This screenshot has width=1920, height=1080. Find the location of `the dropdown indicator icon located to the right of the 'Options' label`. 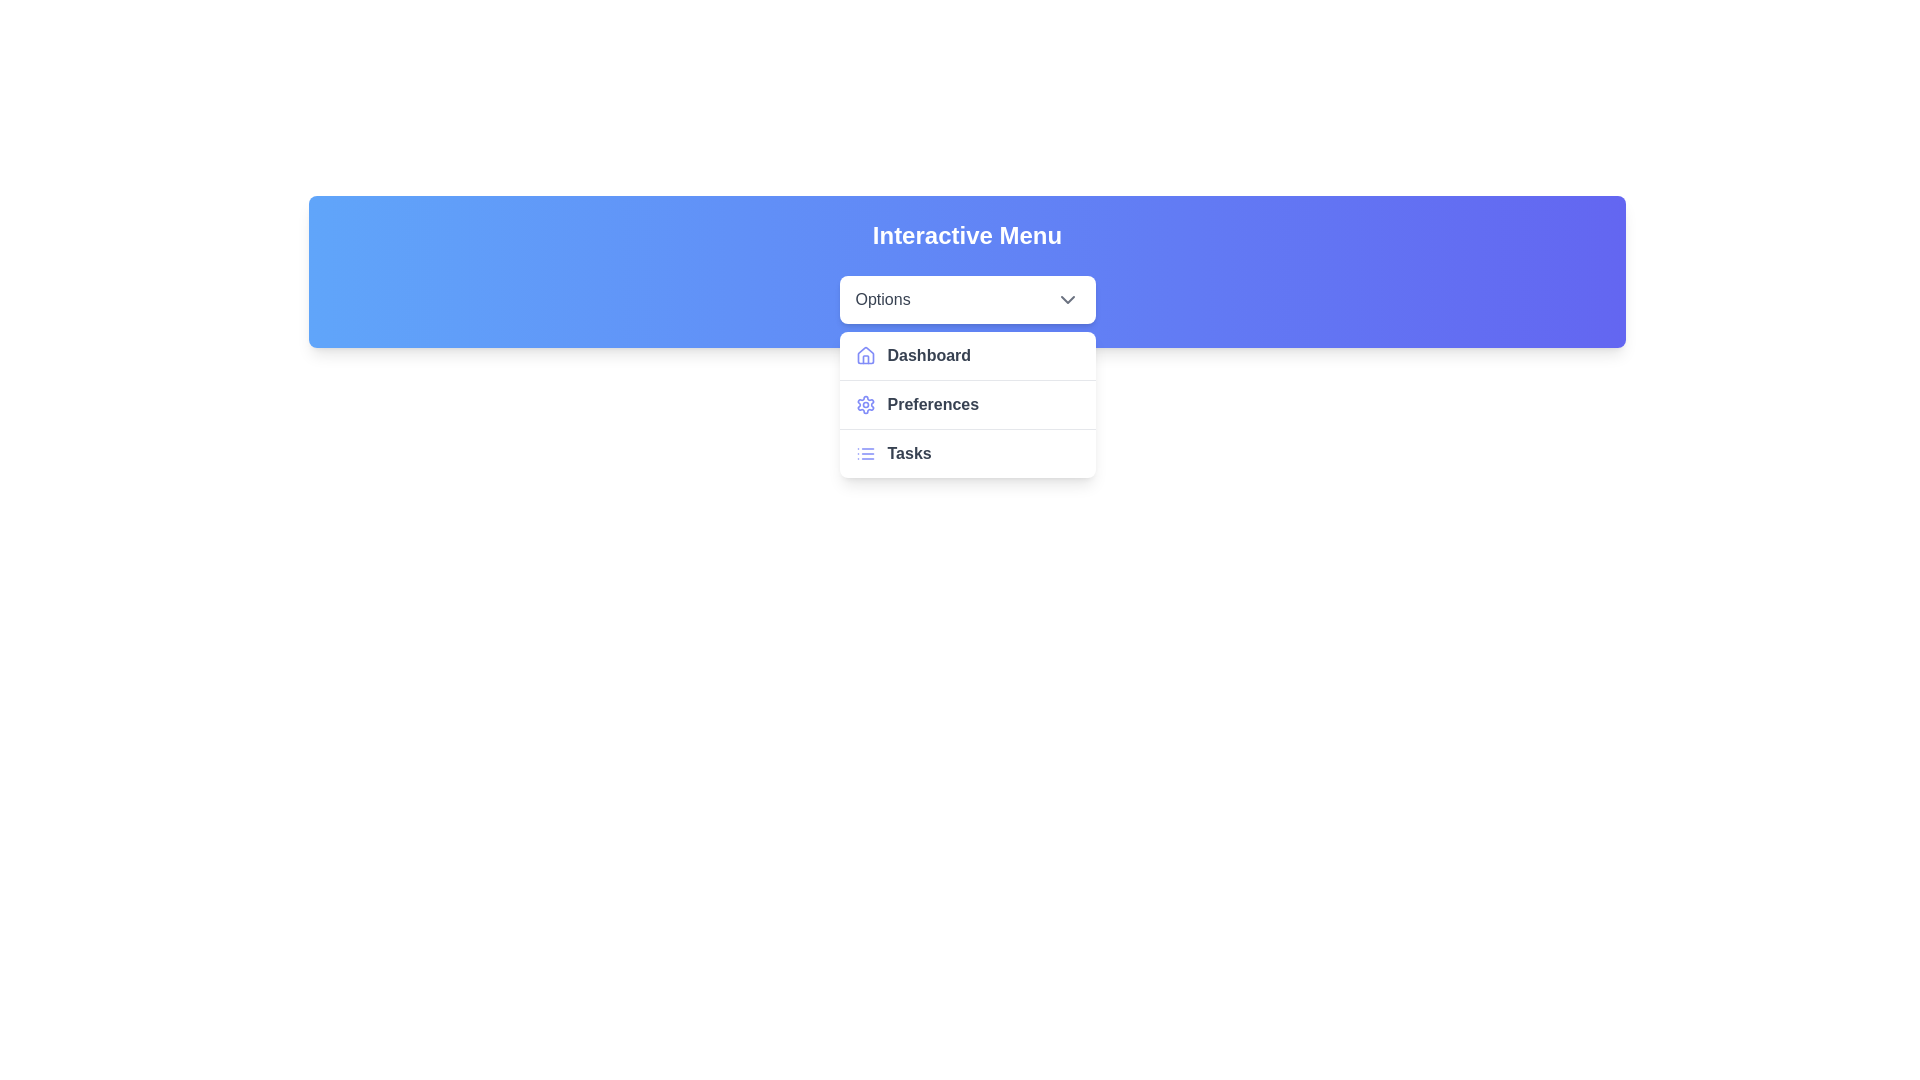

the dropdown indicator icon located to the right of the 'Options' label is located at coordinates (1066, 300).